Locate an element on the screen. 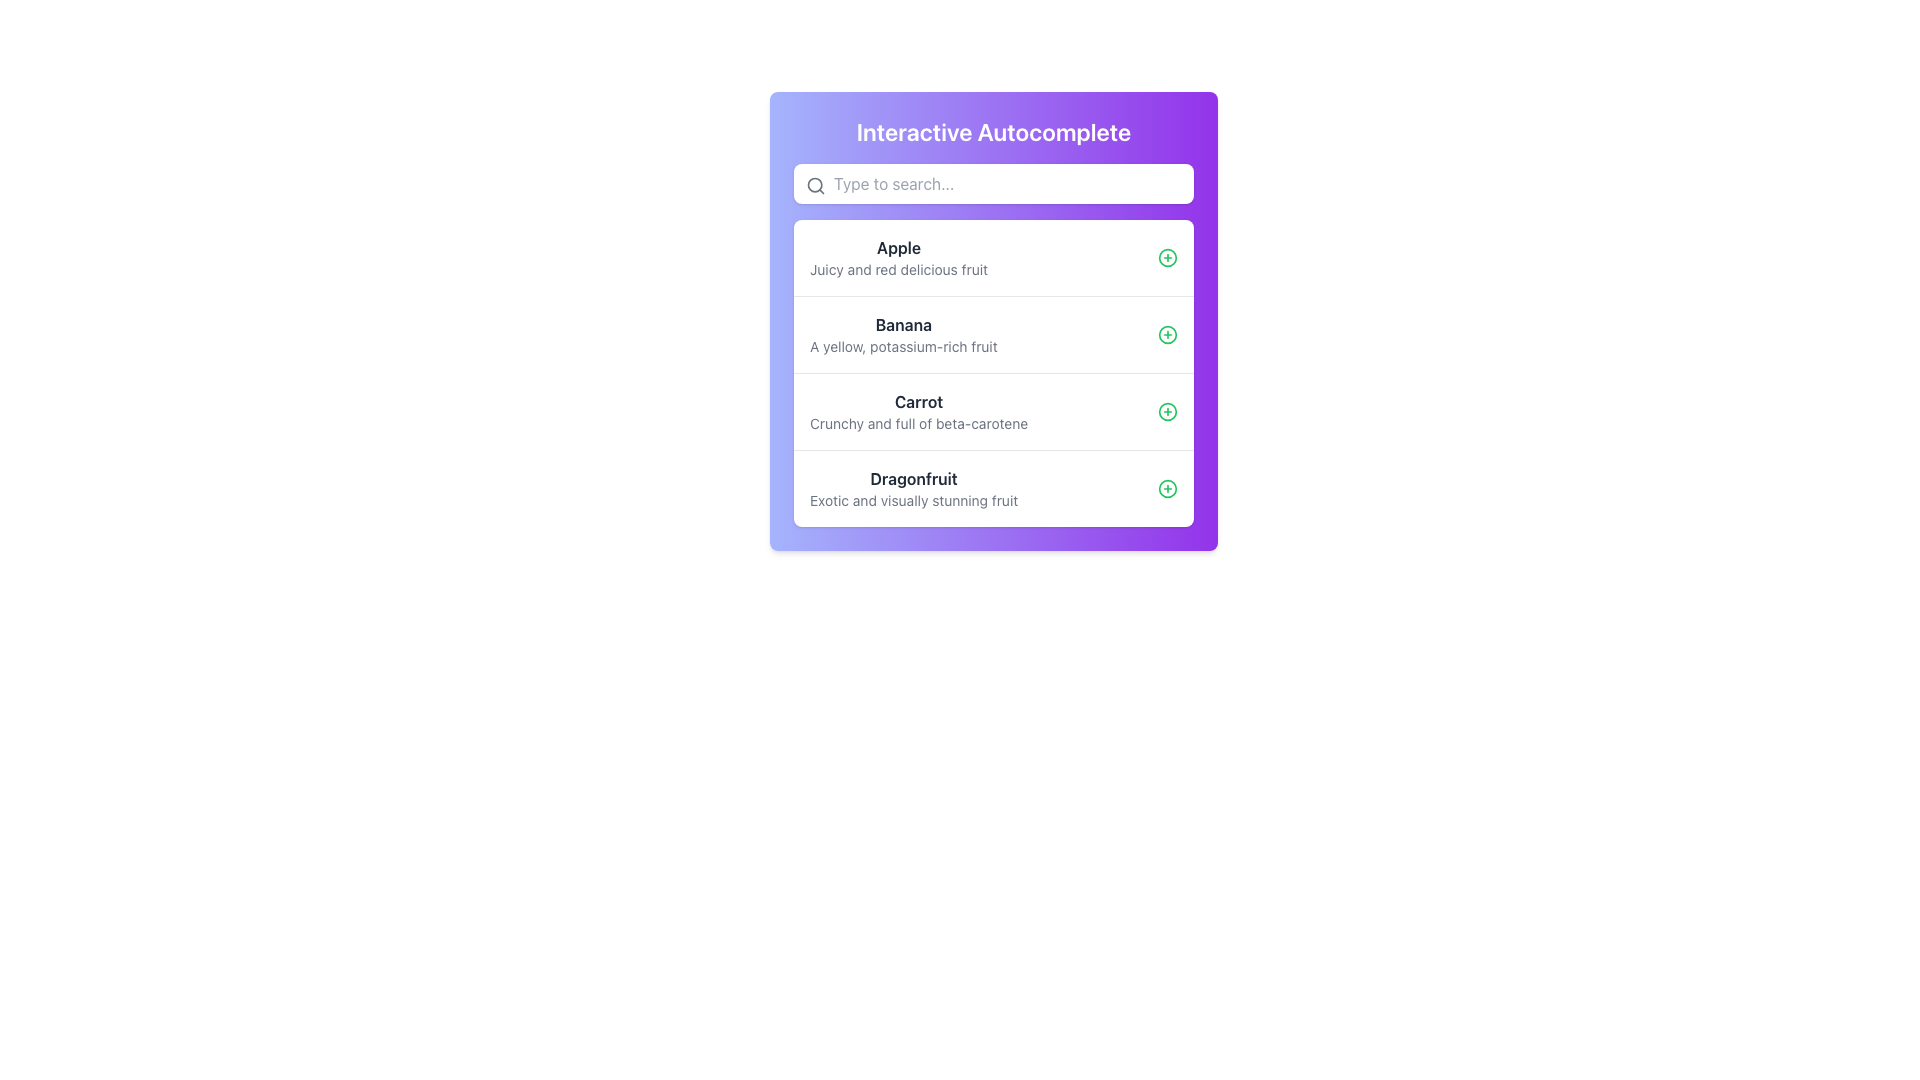 Image resolution: width=1920 pixels, height=1080 pixels. the icon that represents the action to add the 'Carrot' item to a selection, located in the third item under the header 'Interactive Autocomplete' is located at coordinates (1167, 411).